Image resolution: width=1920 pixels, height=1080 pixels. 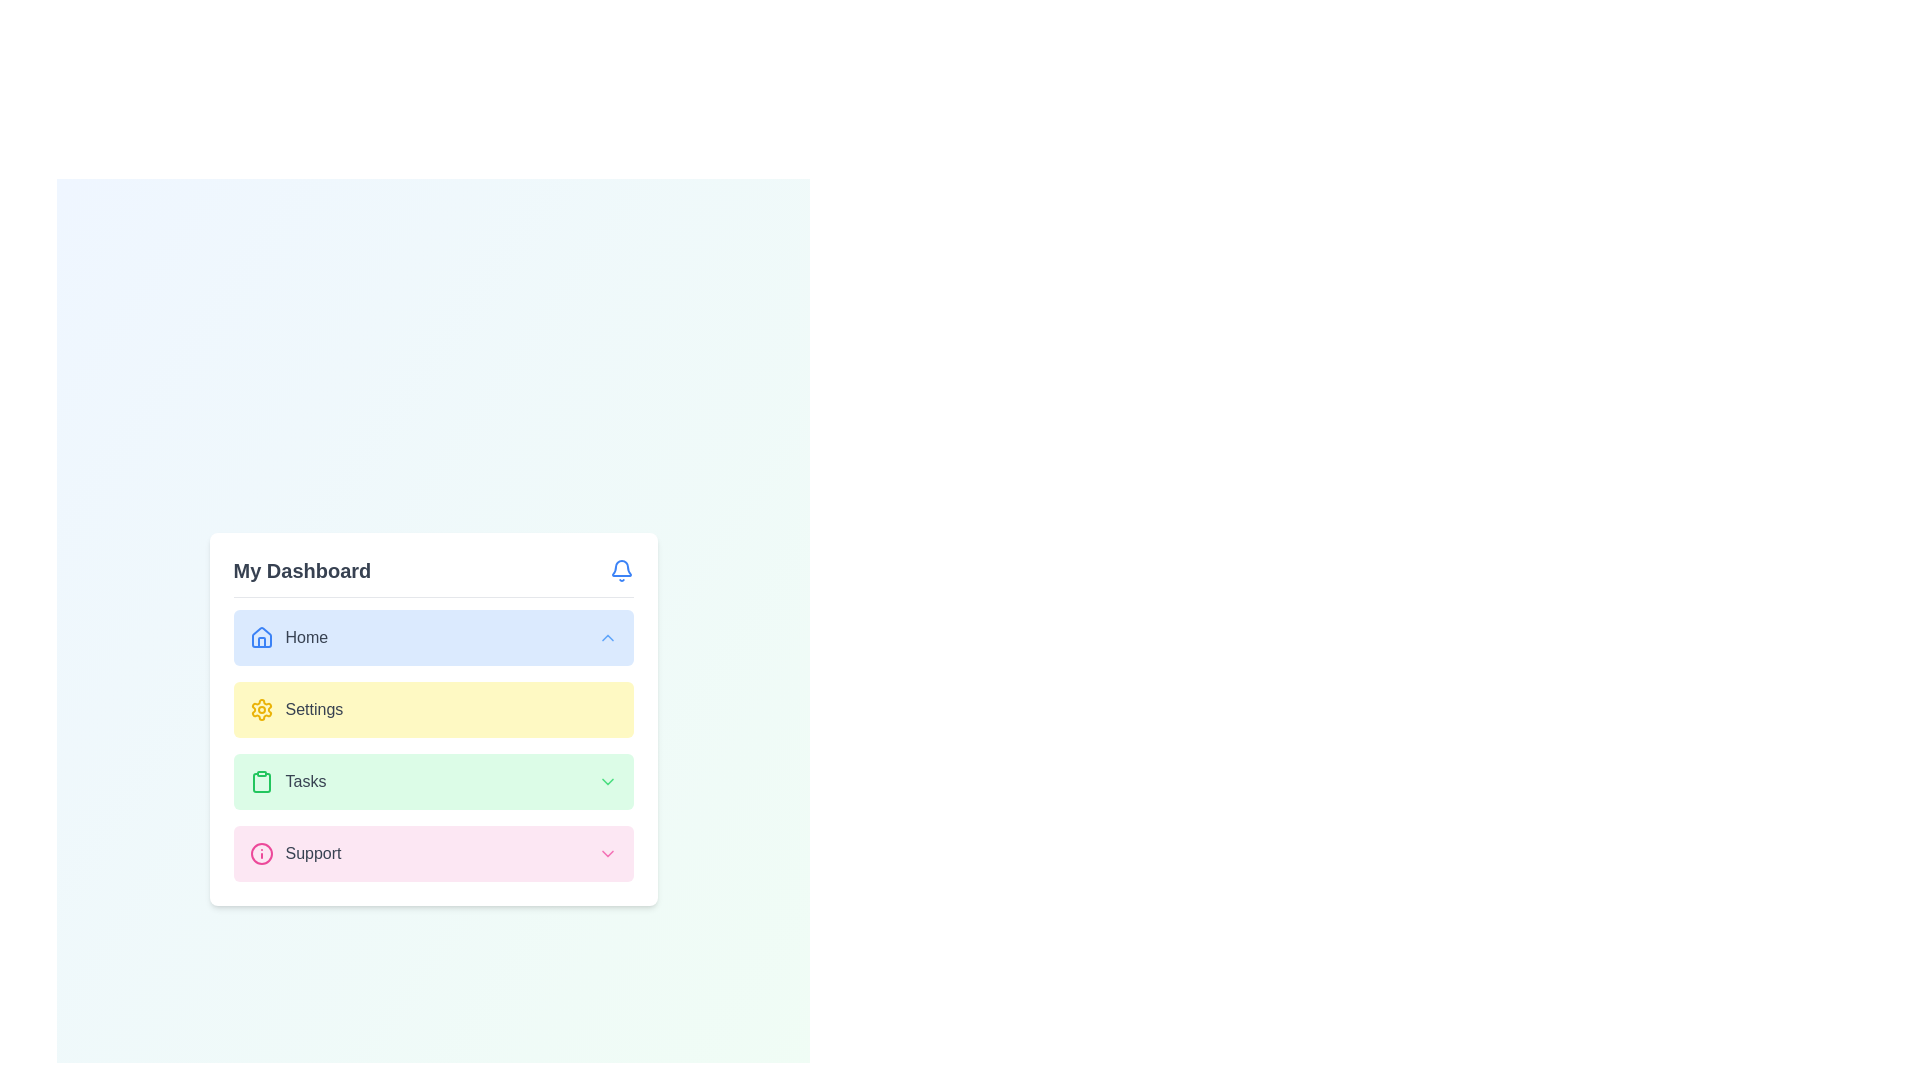 What do you see at coordinates (432, 708) in the screenshot?
I see `the navigation button located below the 'Home' item` at bounding box center [432, 708].